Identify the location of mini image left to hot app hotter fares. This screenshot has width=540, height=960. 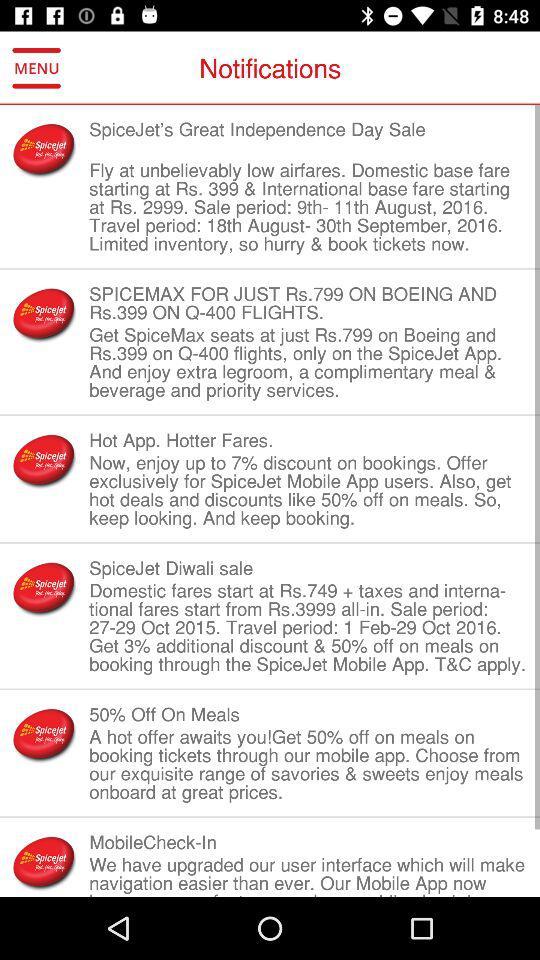
(44, 460).